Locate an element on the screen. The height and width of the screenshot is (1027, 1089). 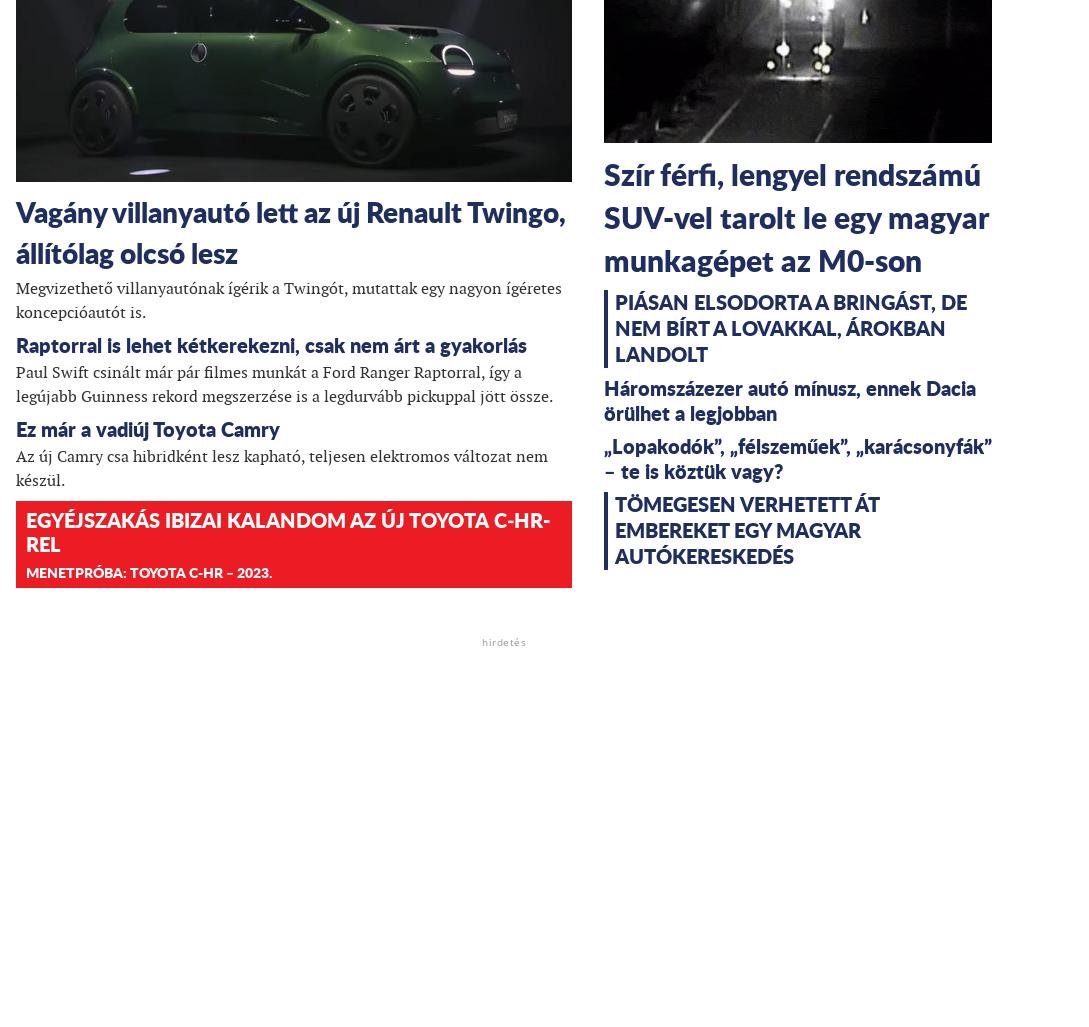
'Vagány villanyautó lett az új Renault Twingo, állítólag olcsó lesz' is located at coordinates (289, 231).